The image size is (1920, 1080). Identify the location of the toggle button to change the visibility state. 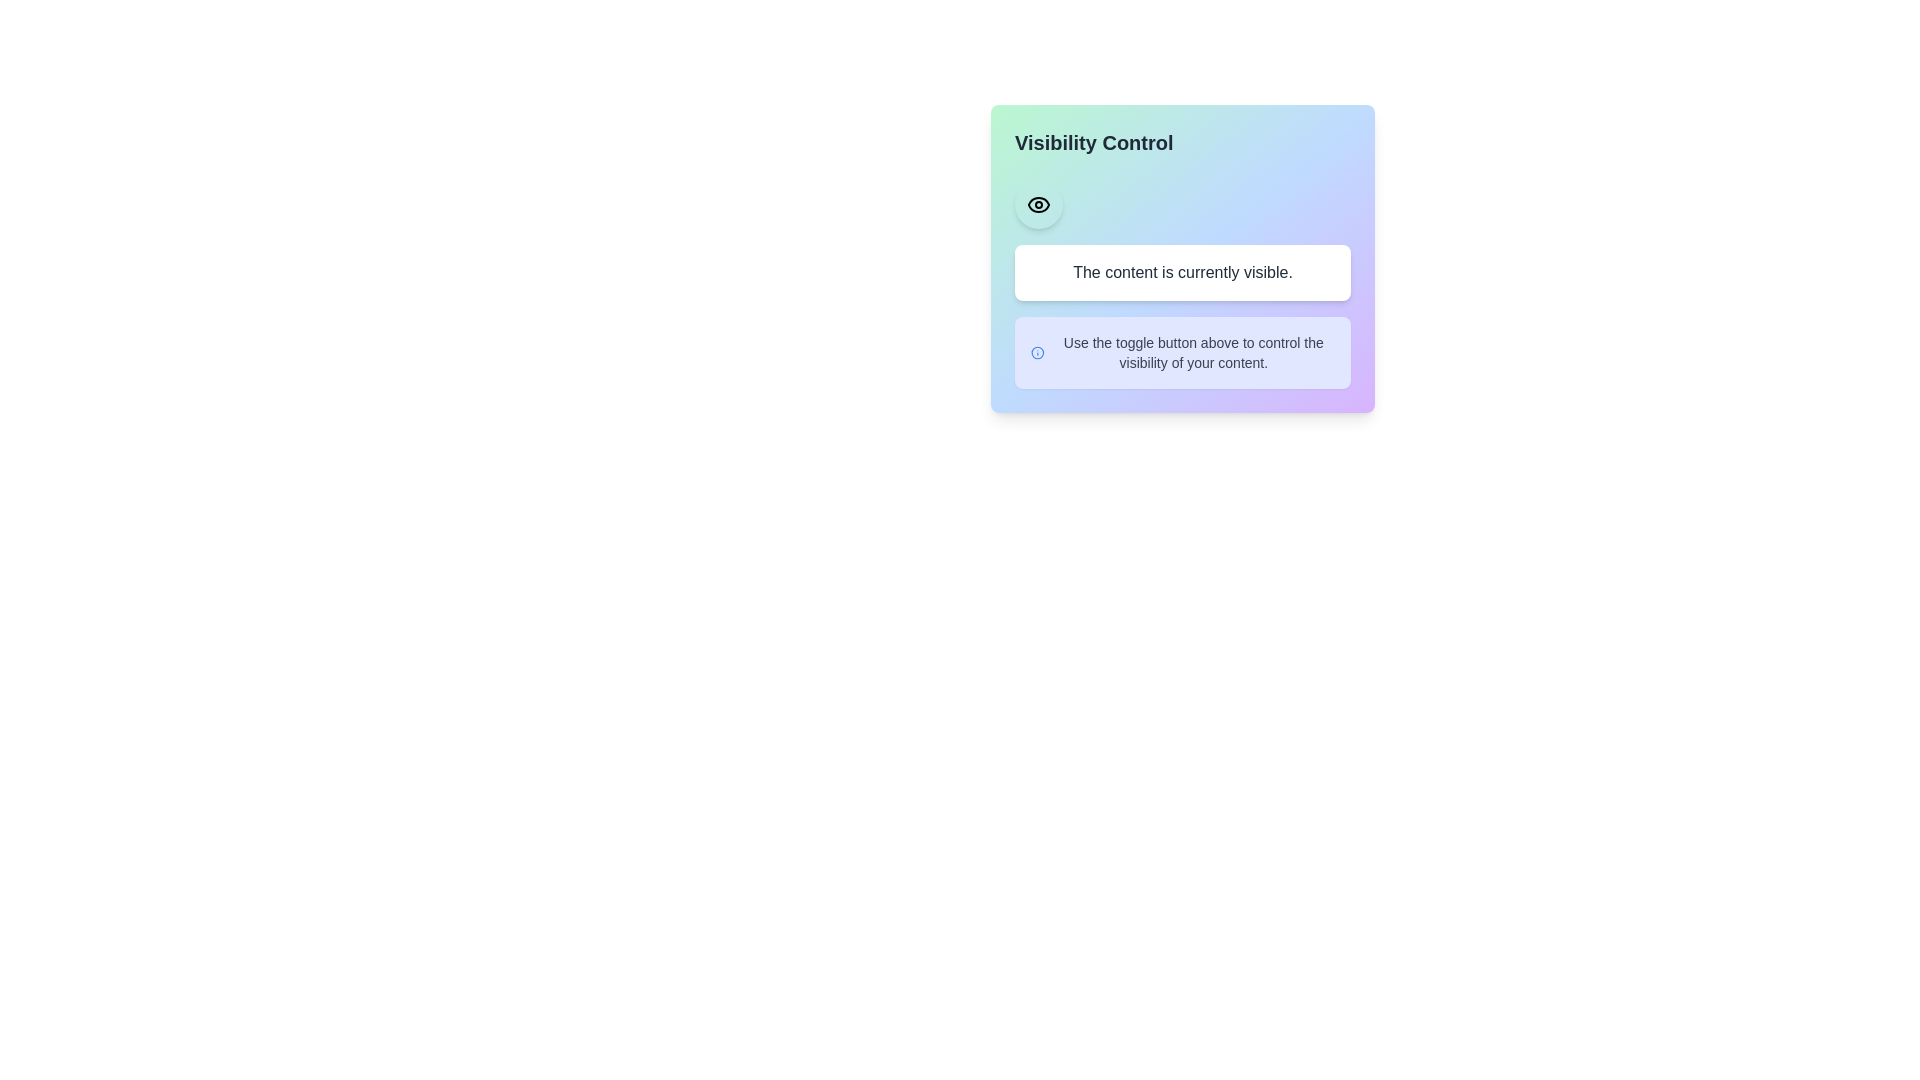
(1038, 204).